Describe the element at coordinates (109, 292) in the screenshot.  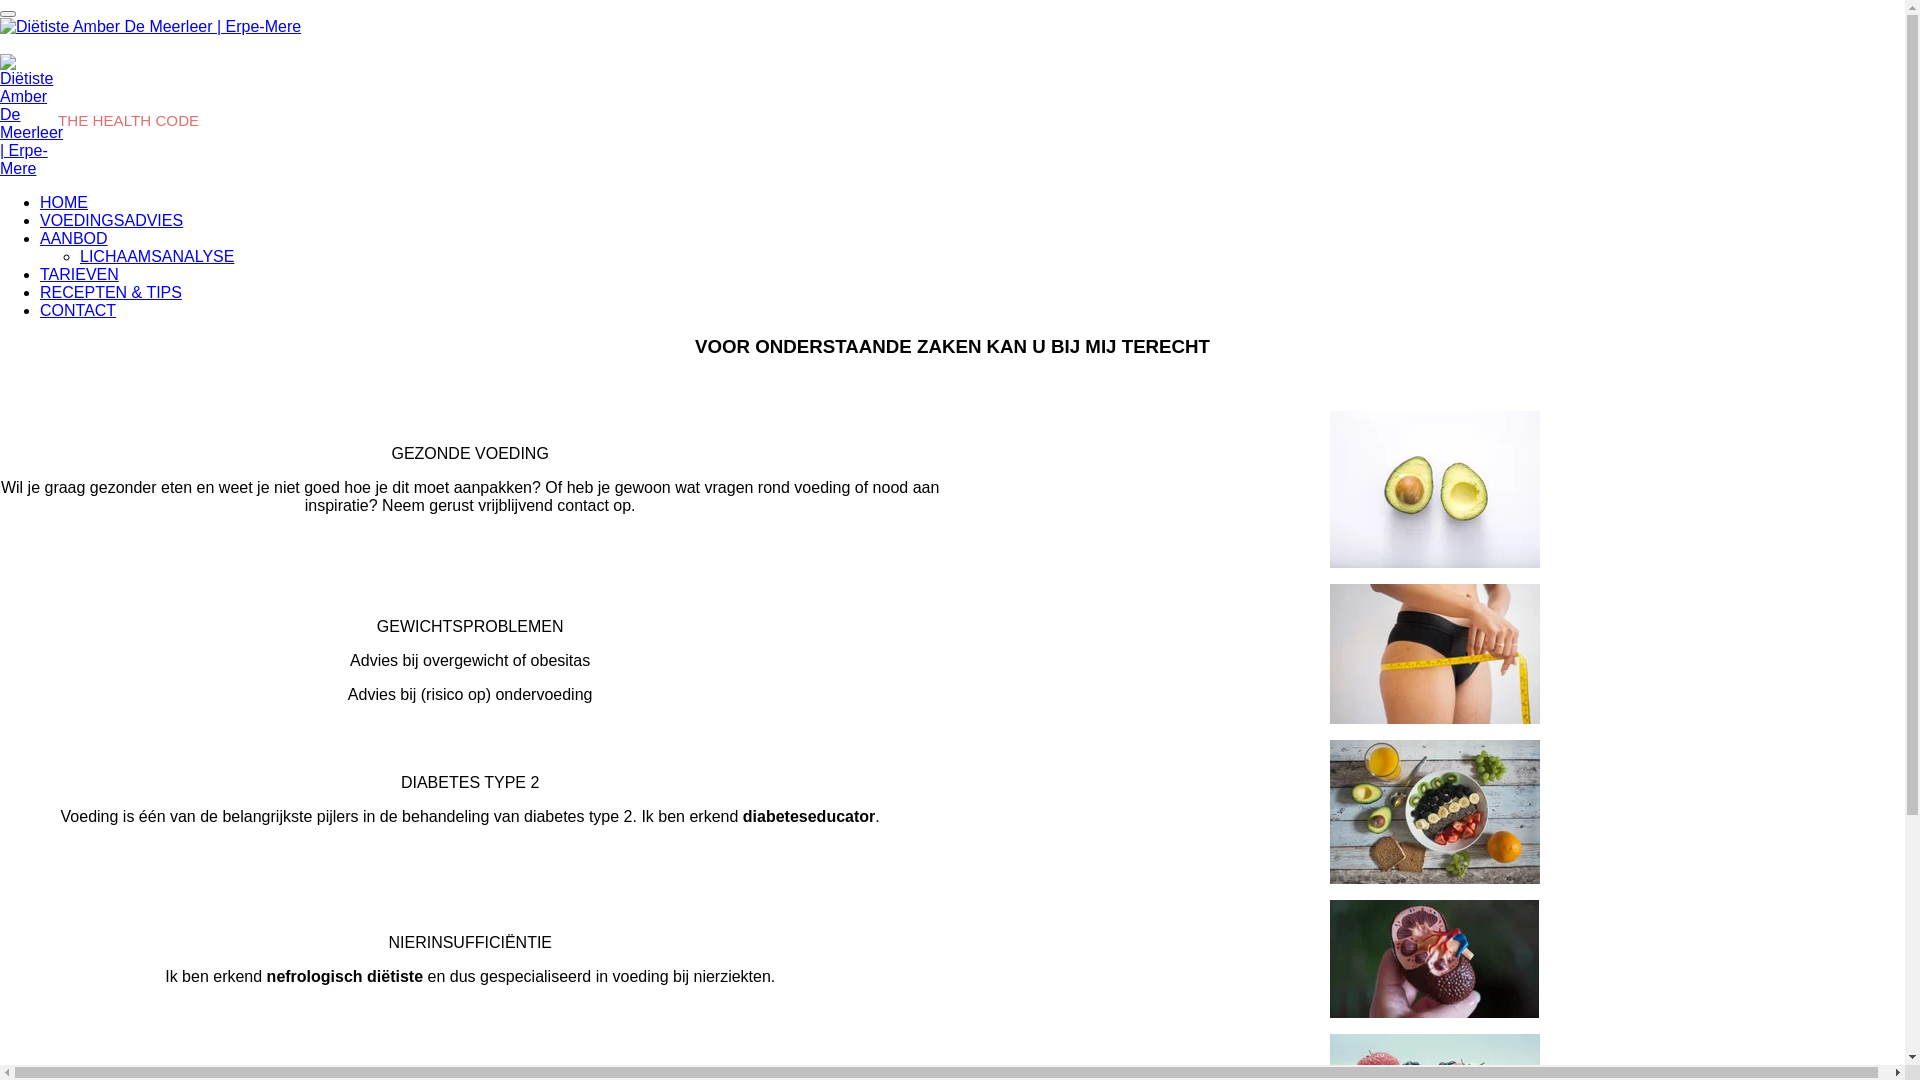
I see `'RECEPTEN & TIPS'` at that location.